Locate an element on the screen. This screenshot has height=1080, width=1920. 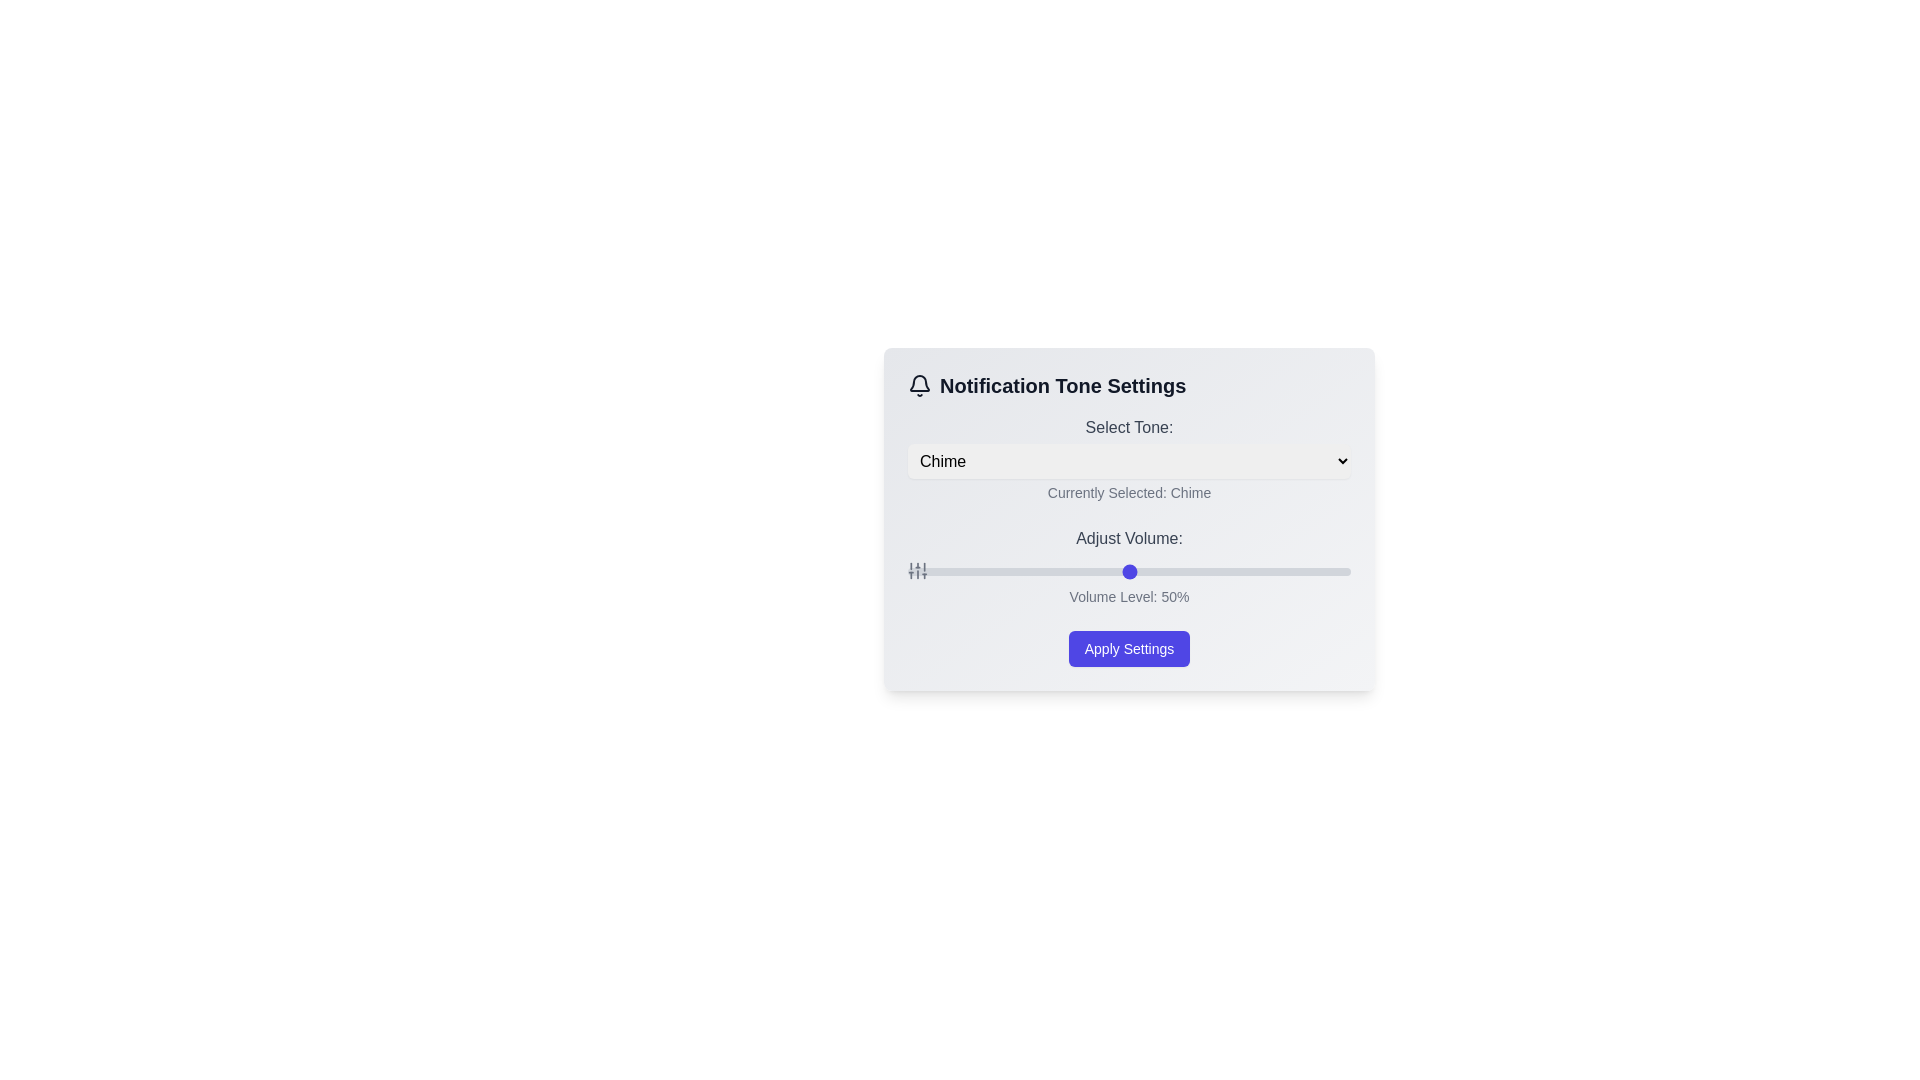
the volume level is located at coordinates (938, 571).